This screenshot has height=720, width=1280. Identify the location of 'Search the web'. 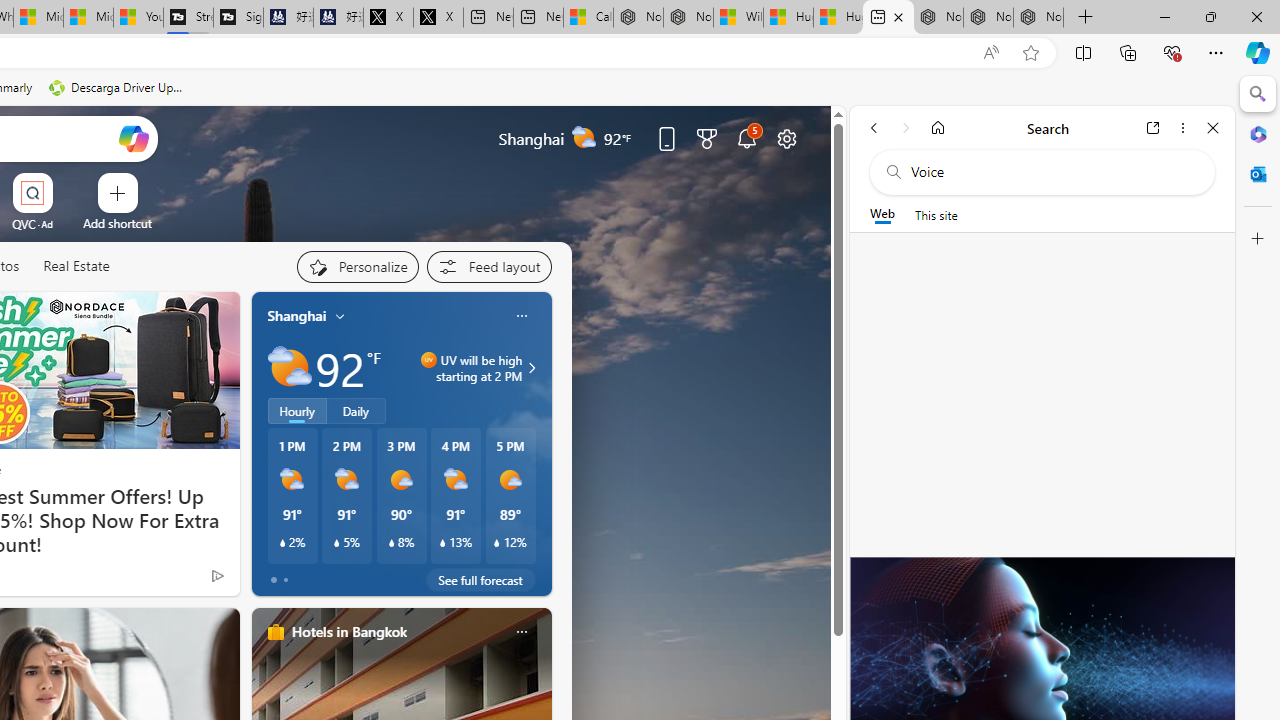
(1051, 171).